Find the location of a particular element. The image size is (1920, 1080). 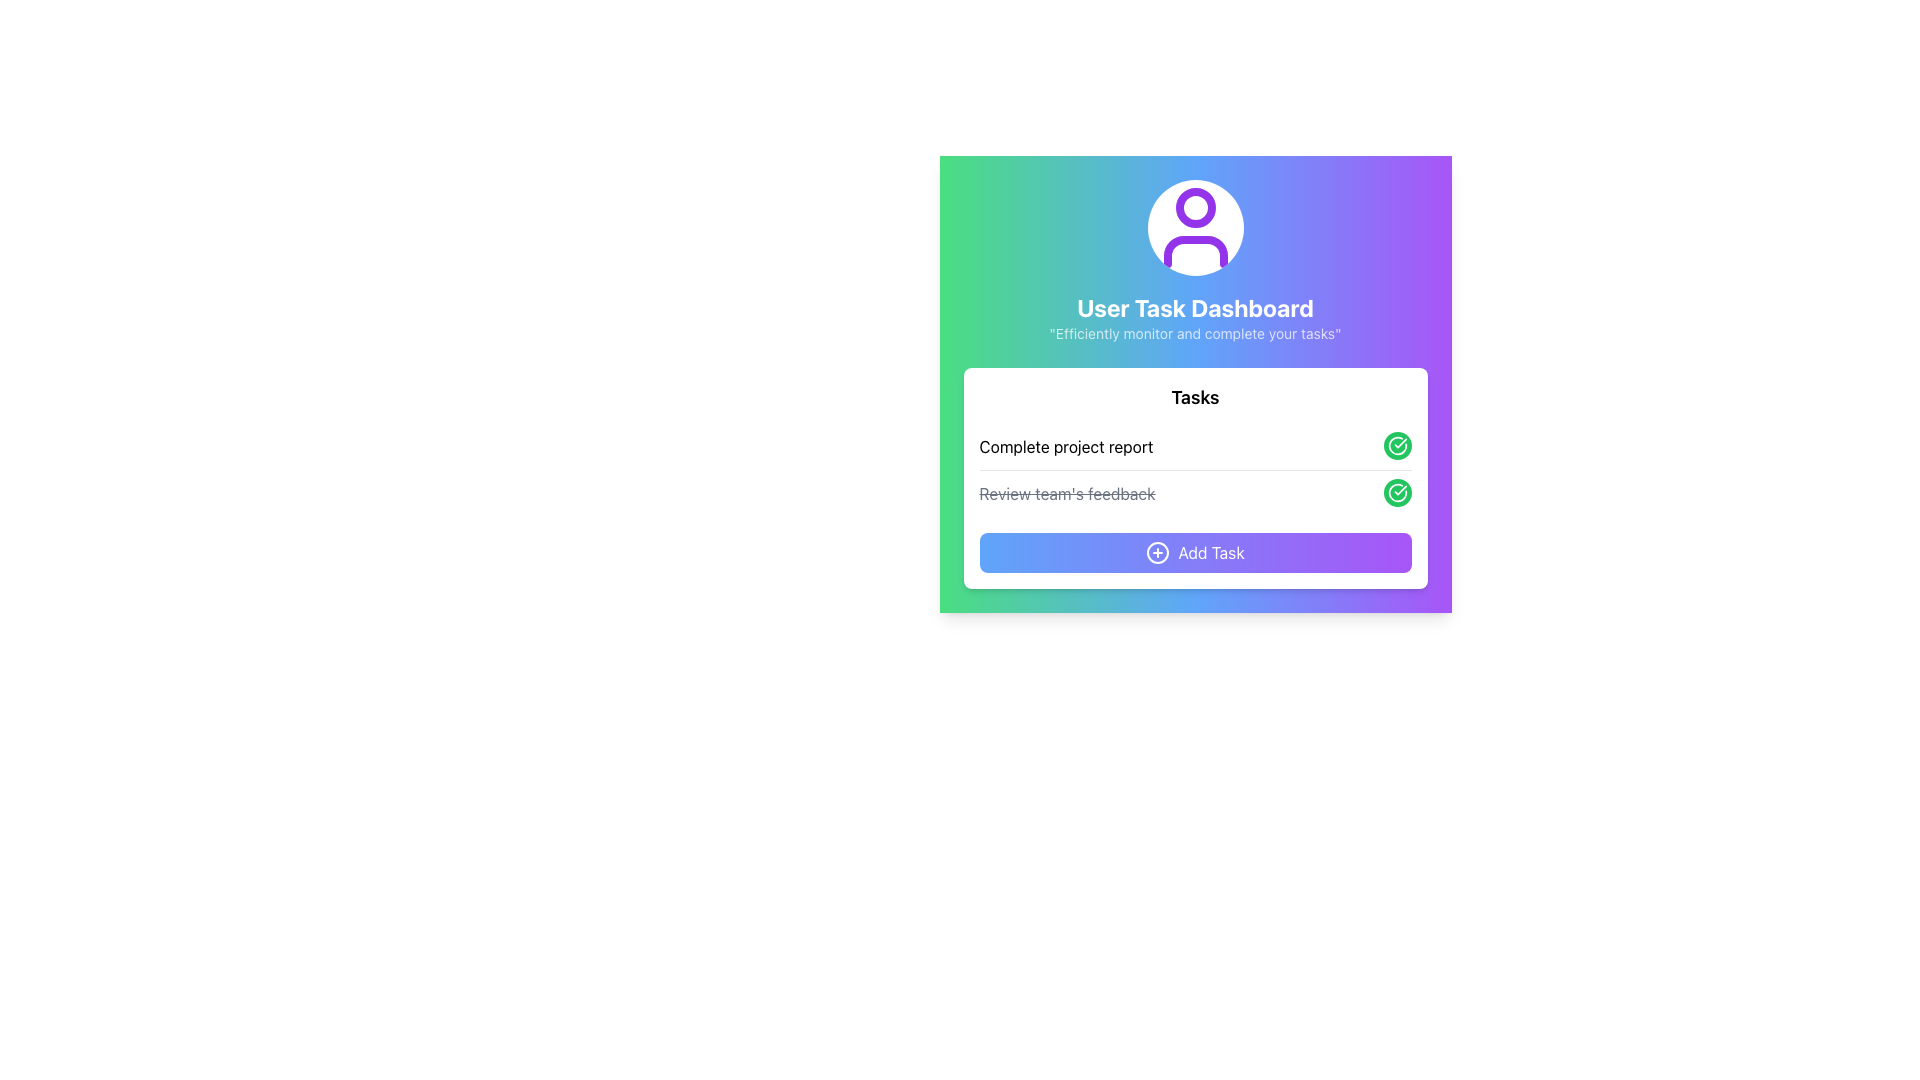

the text label that represents the name of a task, located just below the heading 'Tasks' and above the label 'Review team's feedback' is located at coordinates (1065, 446).